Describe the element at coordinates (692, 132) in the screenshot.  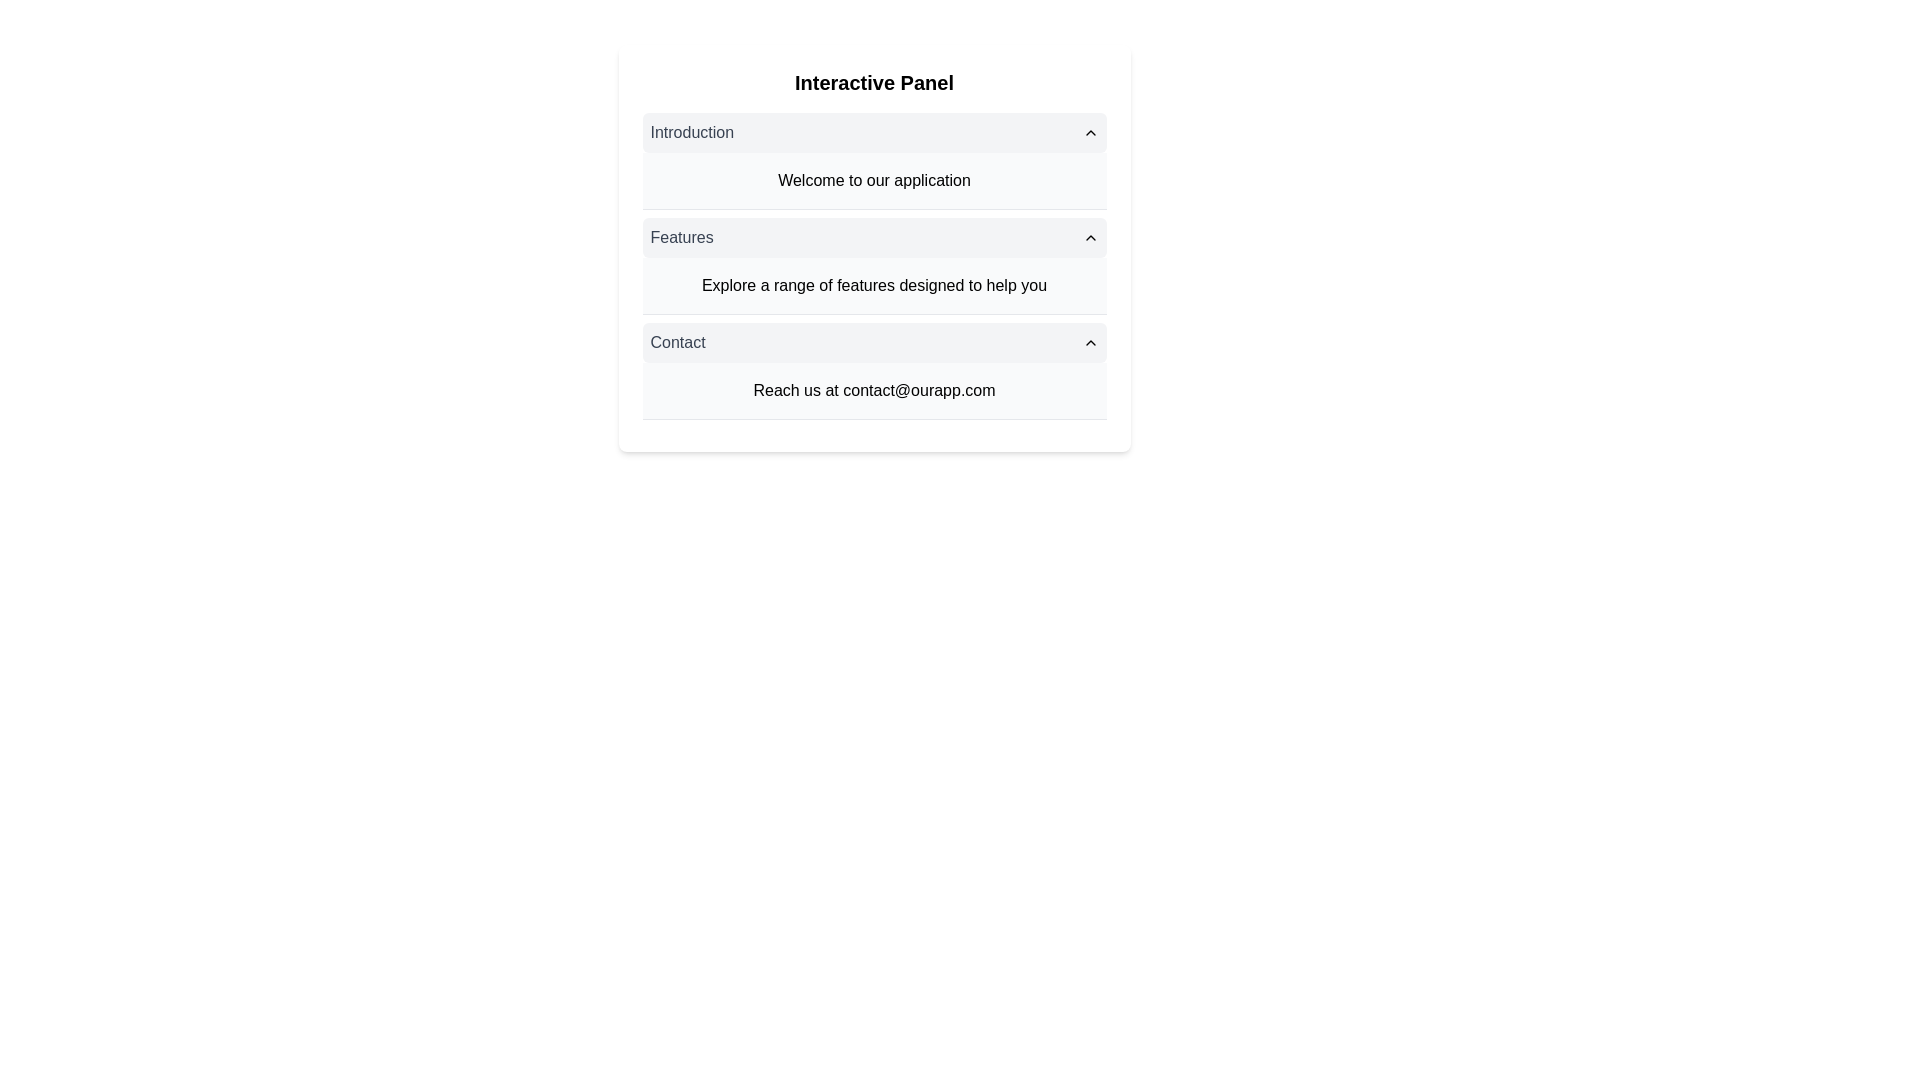
I see `the text label that displays 'Introduction', styled with medium font weight and gray color, located in the top section of a vertical list layout` at that location.